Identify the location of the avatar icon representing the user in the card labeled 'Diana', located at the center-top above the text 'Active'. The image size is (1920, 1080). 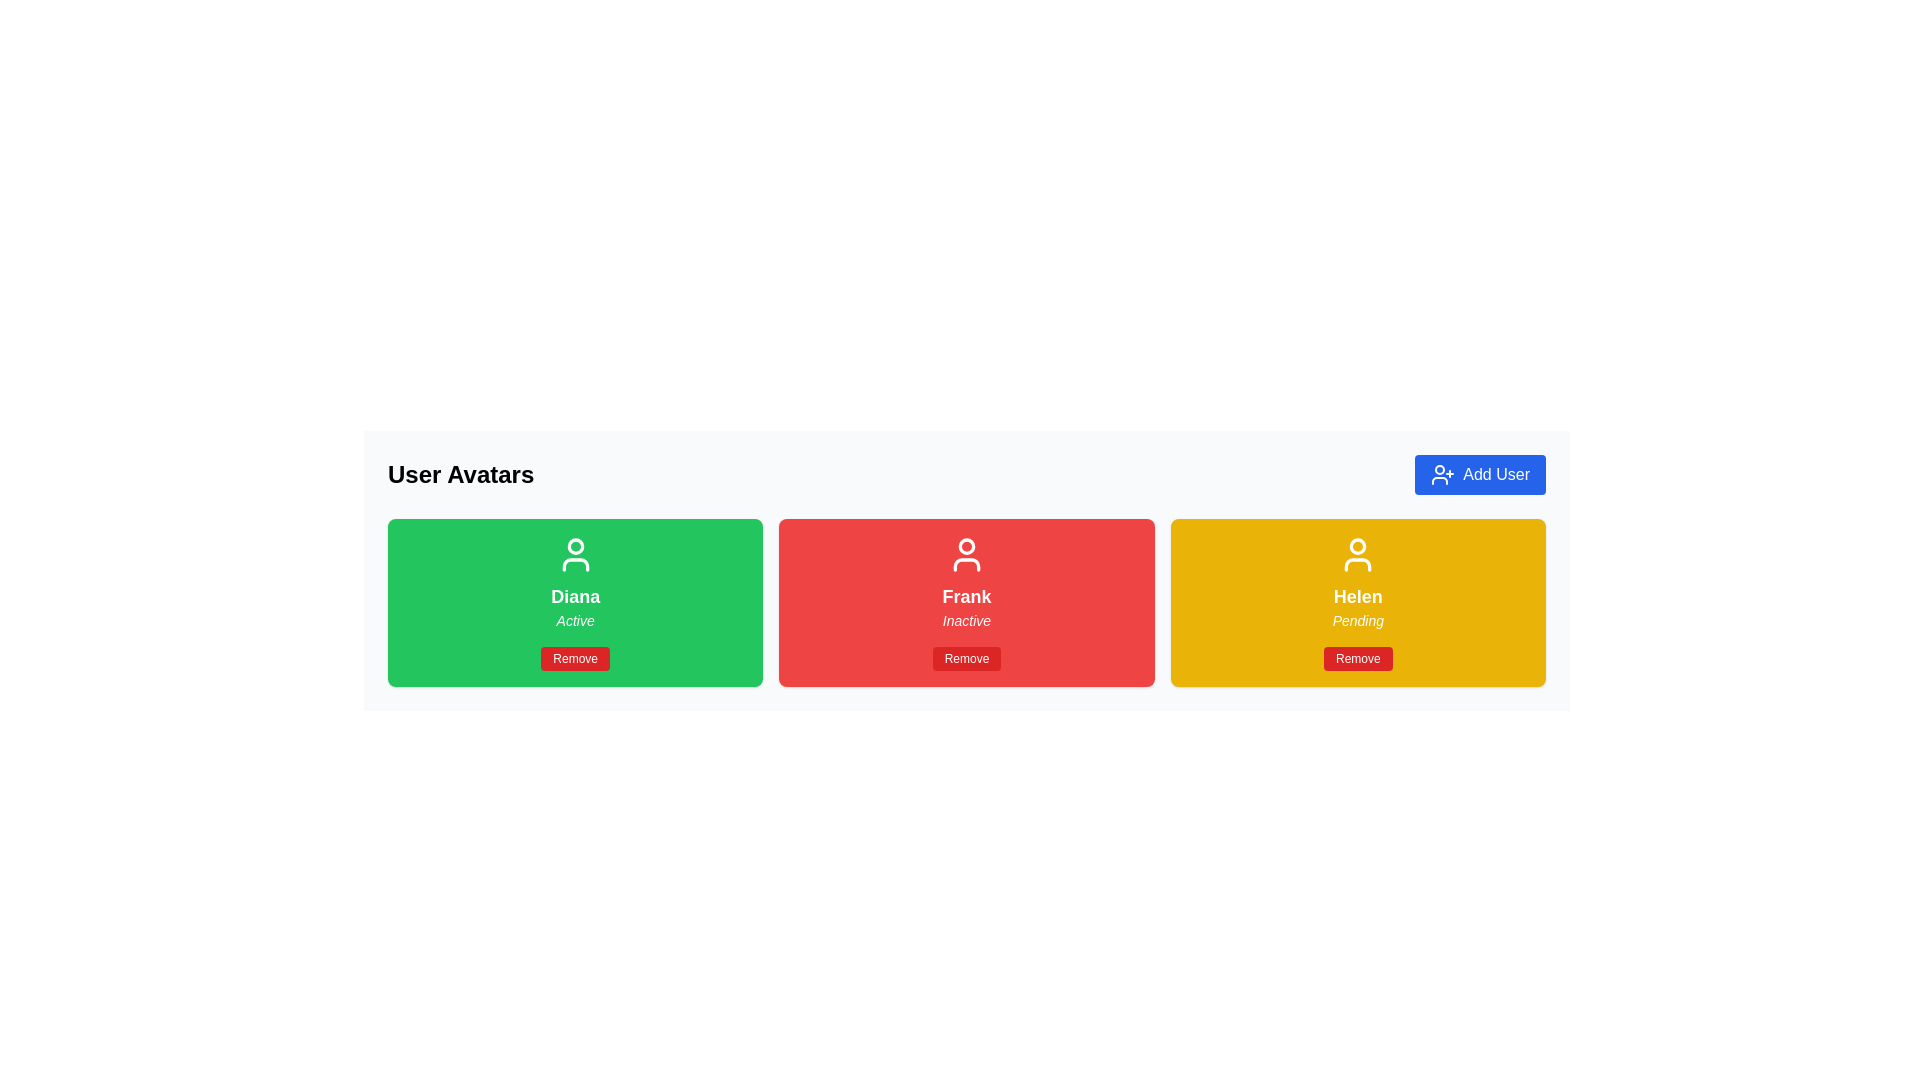
(574, 555).